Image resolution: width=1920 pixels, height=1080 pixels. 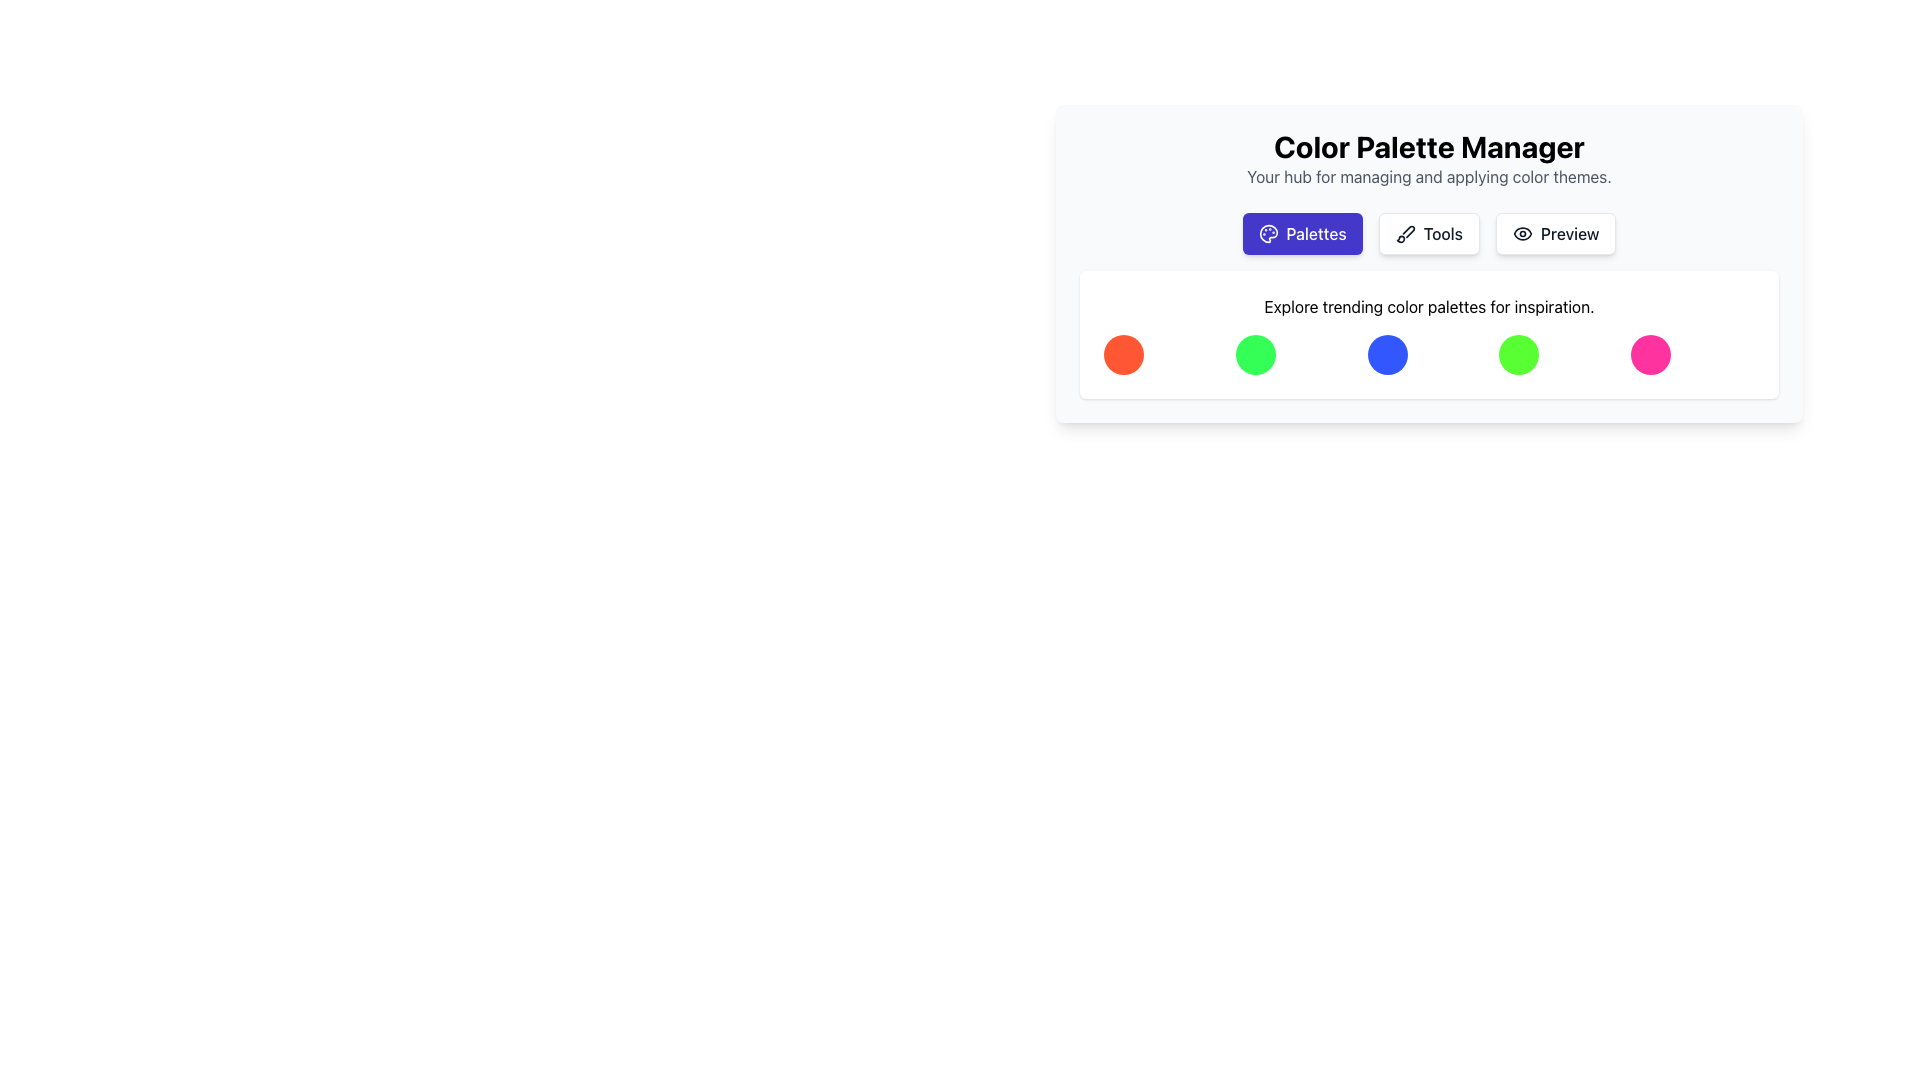 What do you see at coordinates (1521, 233) in the screenshot?
I see `outer circular shape of the eye icon located in the top-right corner of the interface for its visual style or SVG properties` at bounding box center [1521, 233].